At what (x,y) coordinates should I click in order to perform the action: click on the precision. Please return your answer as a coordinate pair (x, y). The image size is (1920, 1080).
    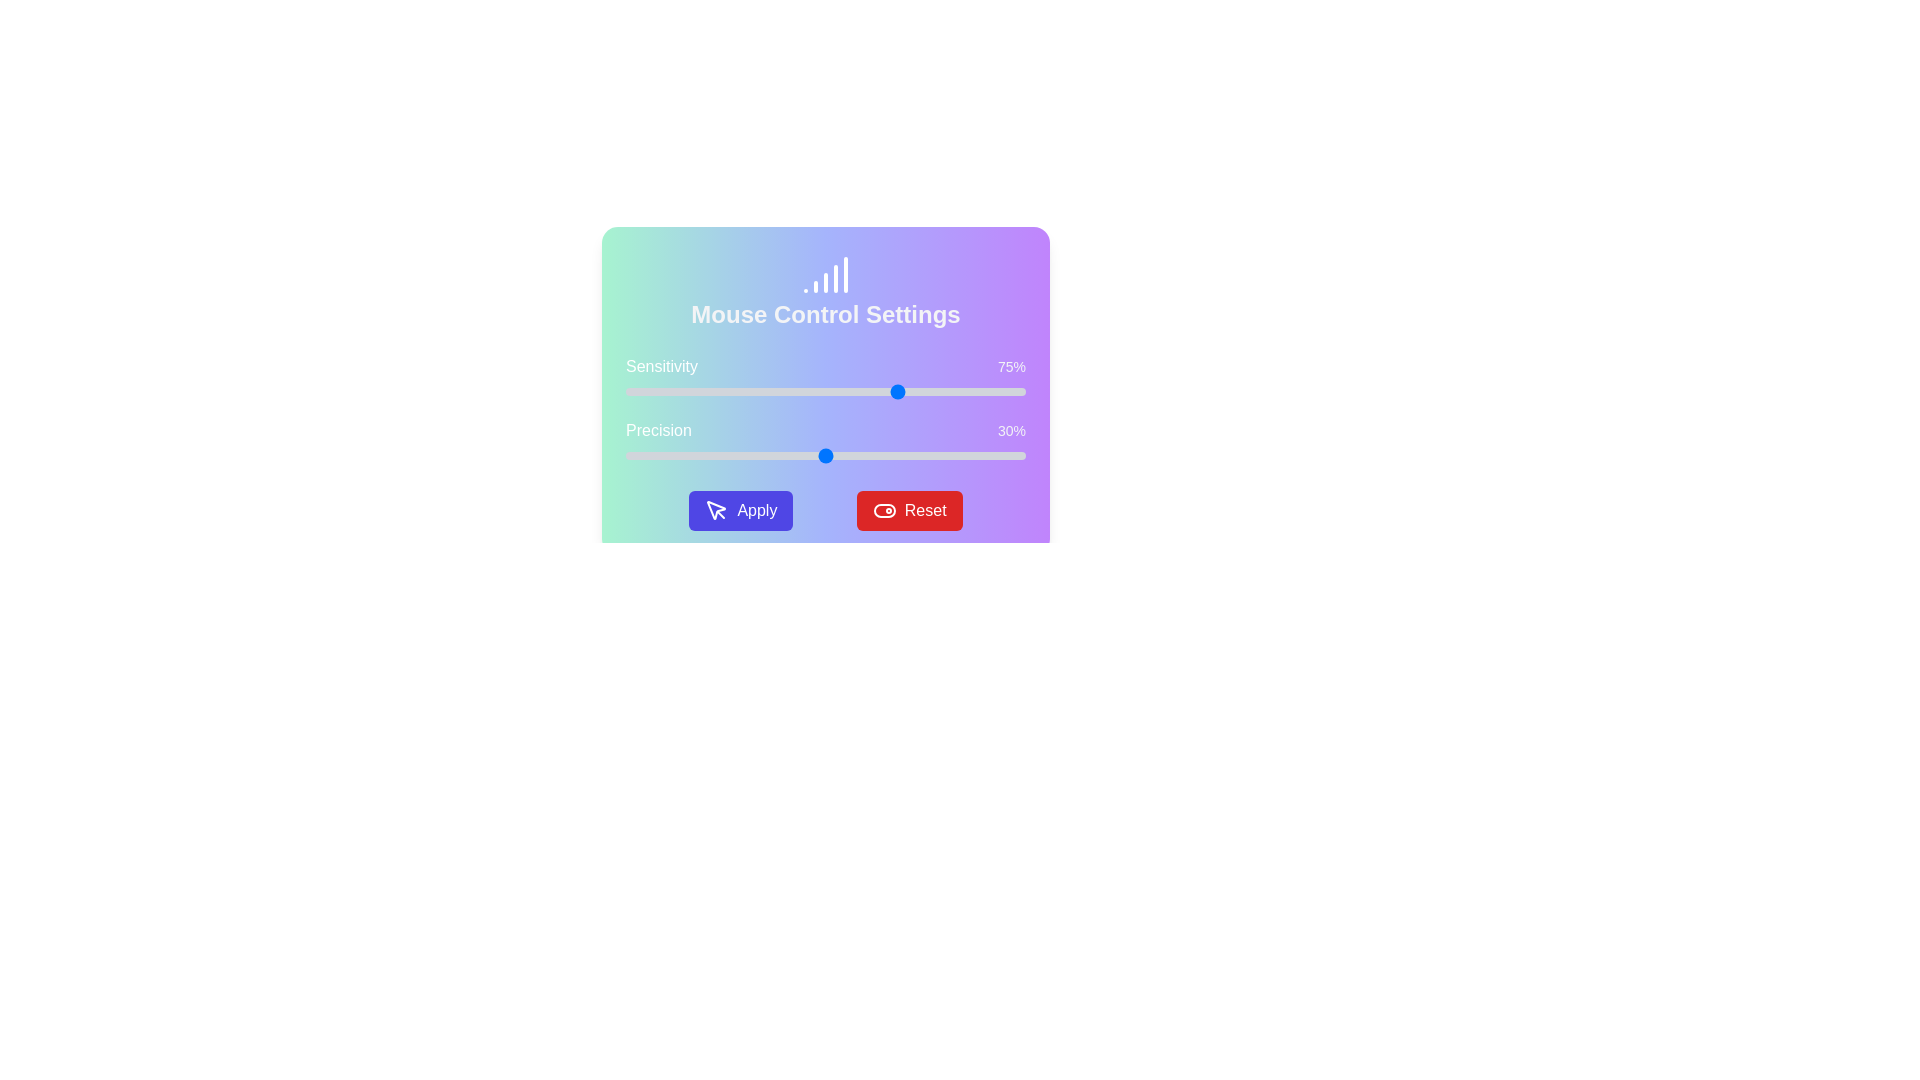
    Looking at the image, I should click on (895, 455).